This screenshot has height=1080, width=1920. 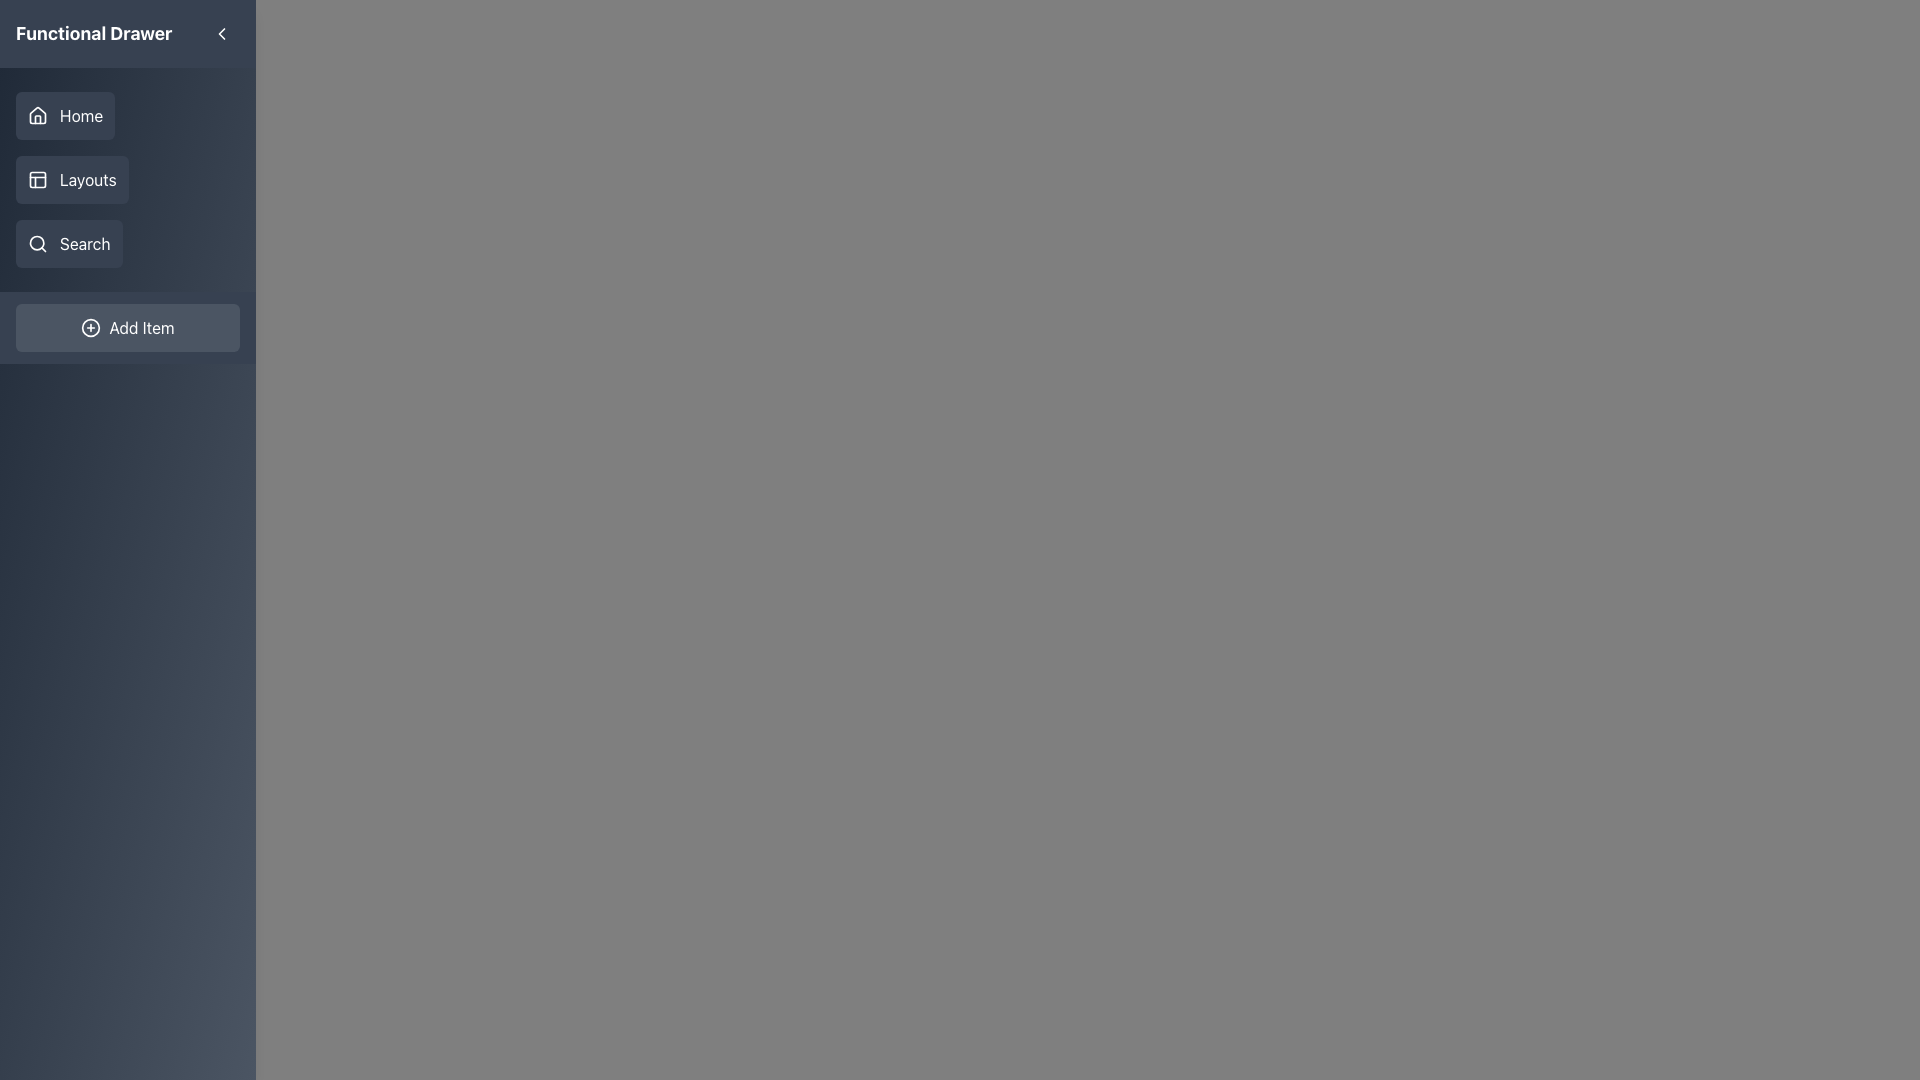 What do you see at coordinates (38, 115) in the screenshot?
I see `the 'Home' icon located at the top of the sidebar` at bounding box center [38, 115].